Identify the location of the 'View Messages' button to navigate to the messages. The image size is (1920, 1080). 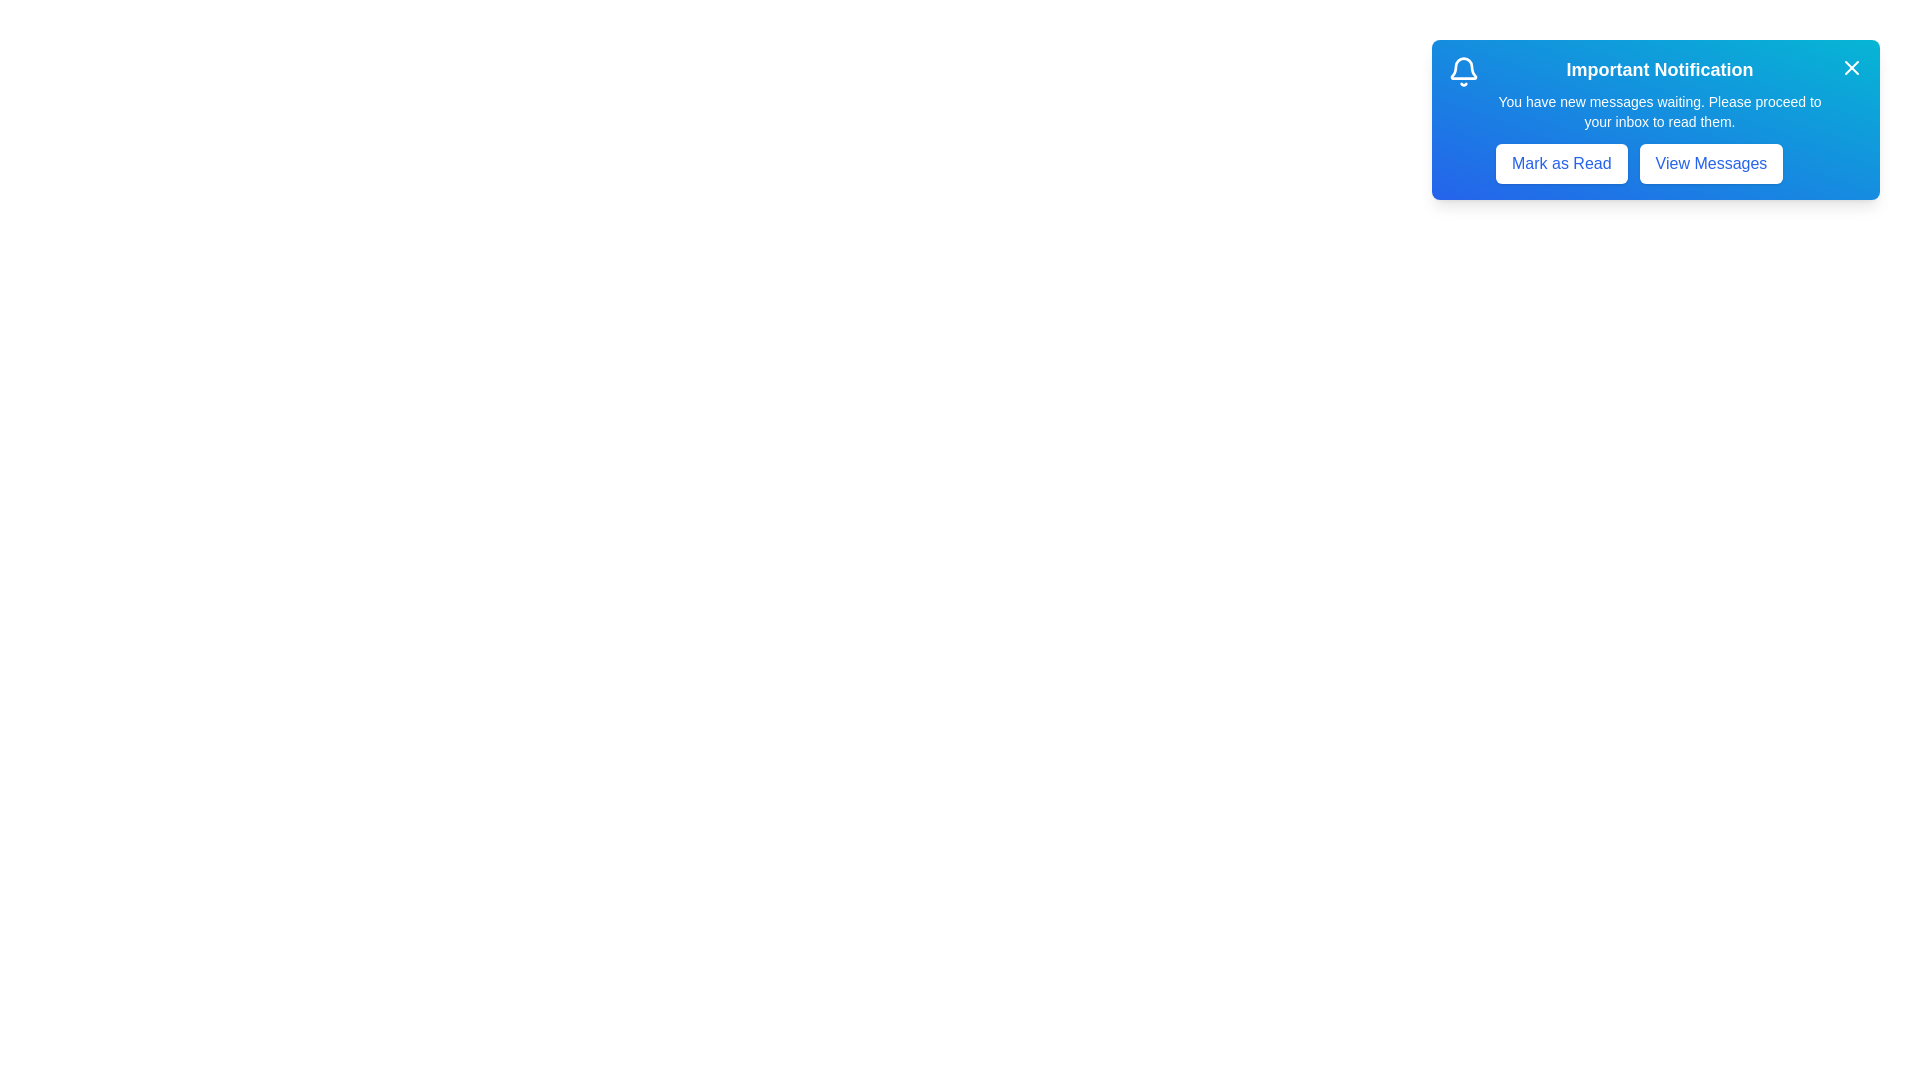
(1709, 163).